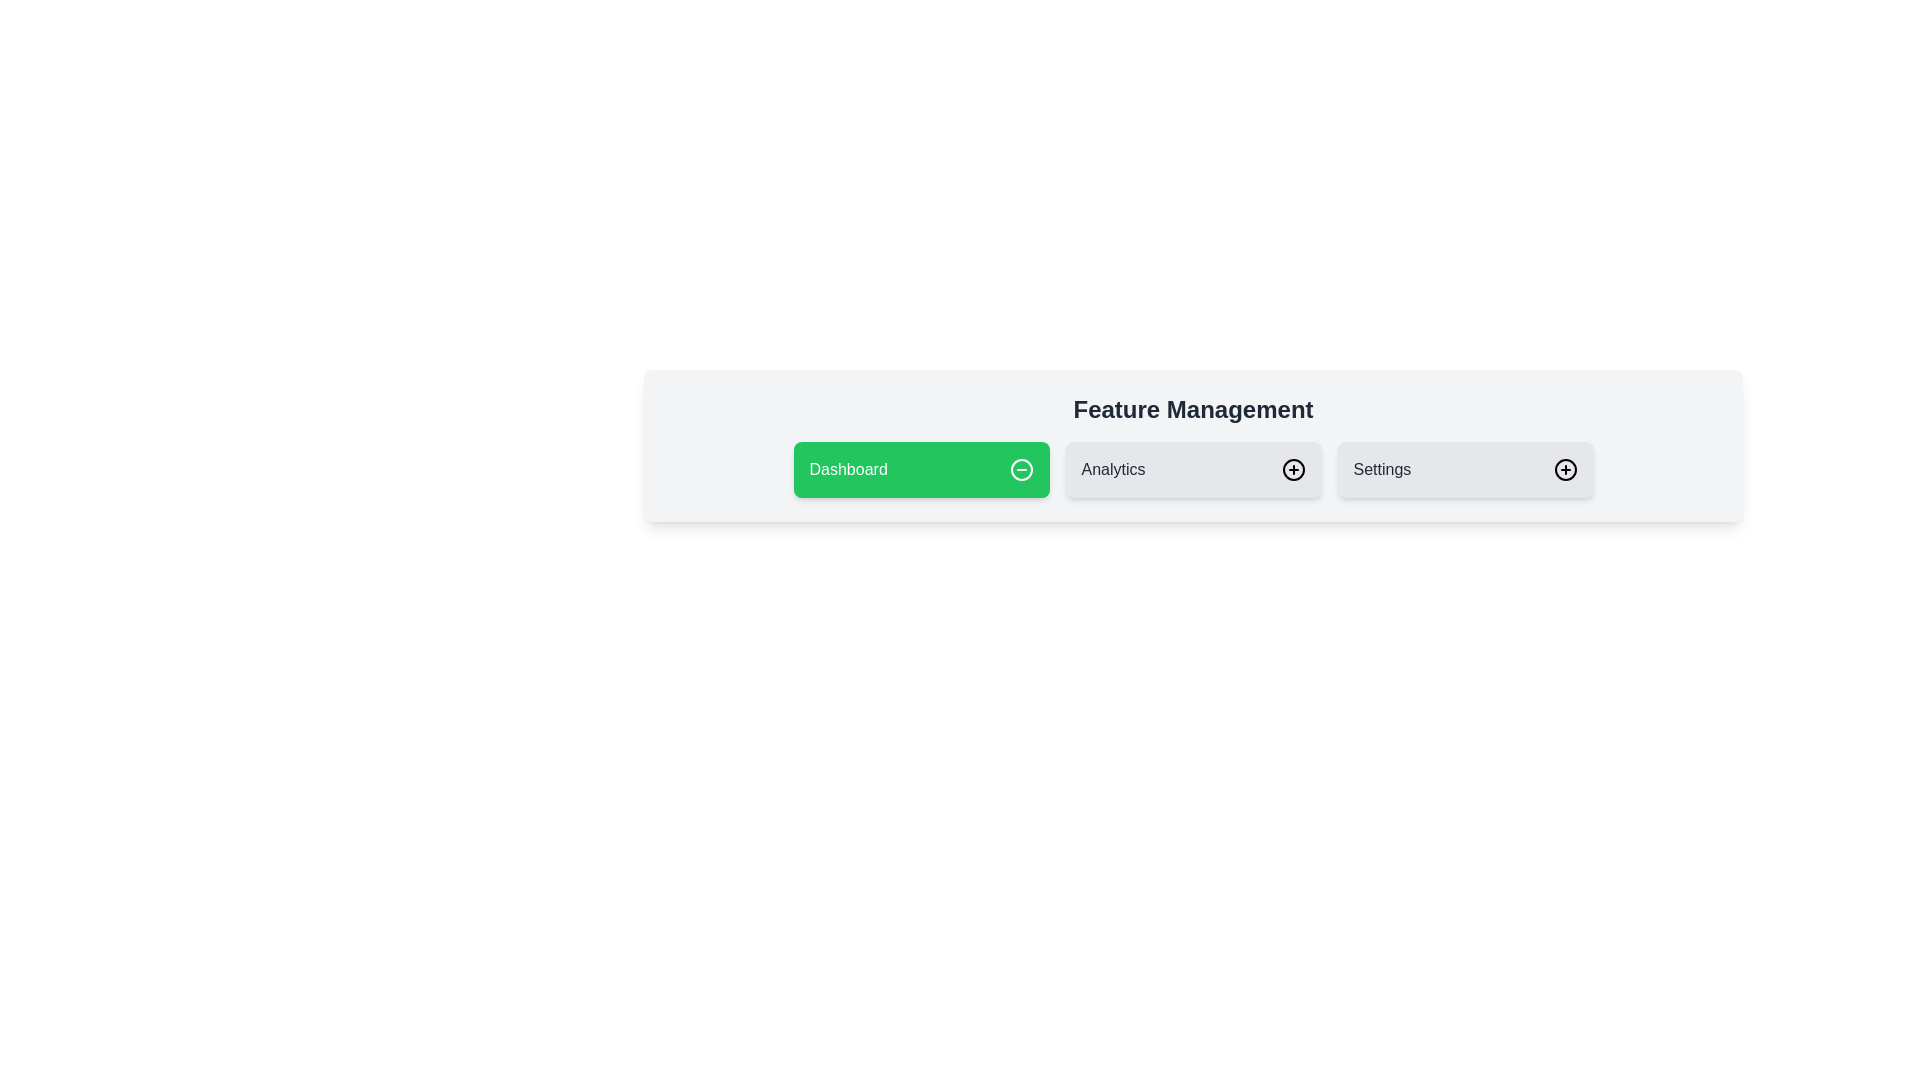  I want to click on the circular boundary of the plus icon, which serves as a decorative boundary for the 'Settings' button located at the right end of the middle bar, so click(1293, 470).